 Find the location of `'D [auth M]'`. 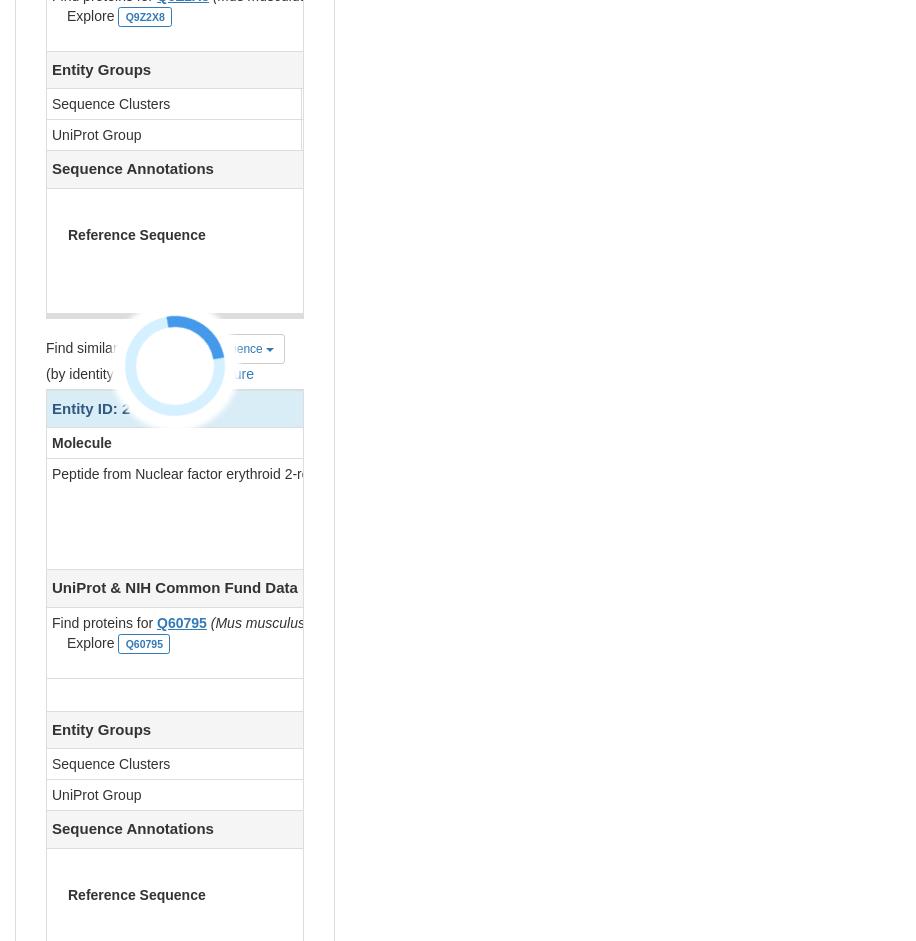

'D [auth M]' is located at coordinates (442, 493).